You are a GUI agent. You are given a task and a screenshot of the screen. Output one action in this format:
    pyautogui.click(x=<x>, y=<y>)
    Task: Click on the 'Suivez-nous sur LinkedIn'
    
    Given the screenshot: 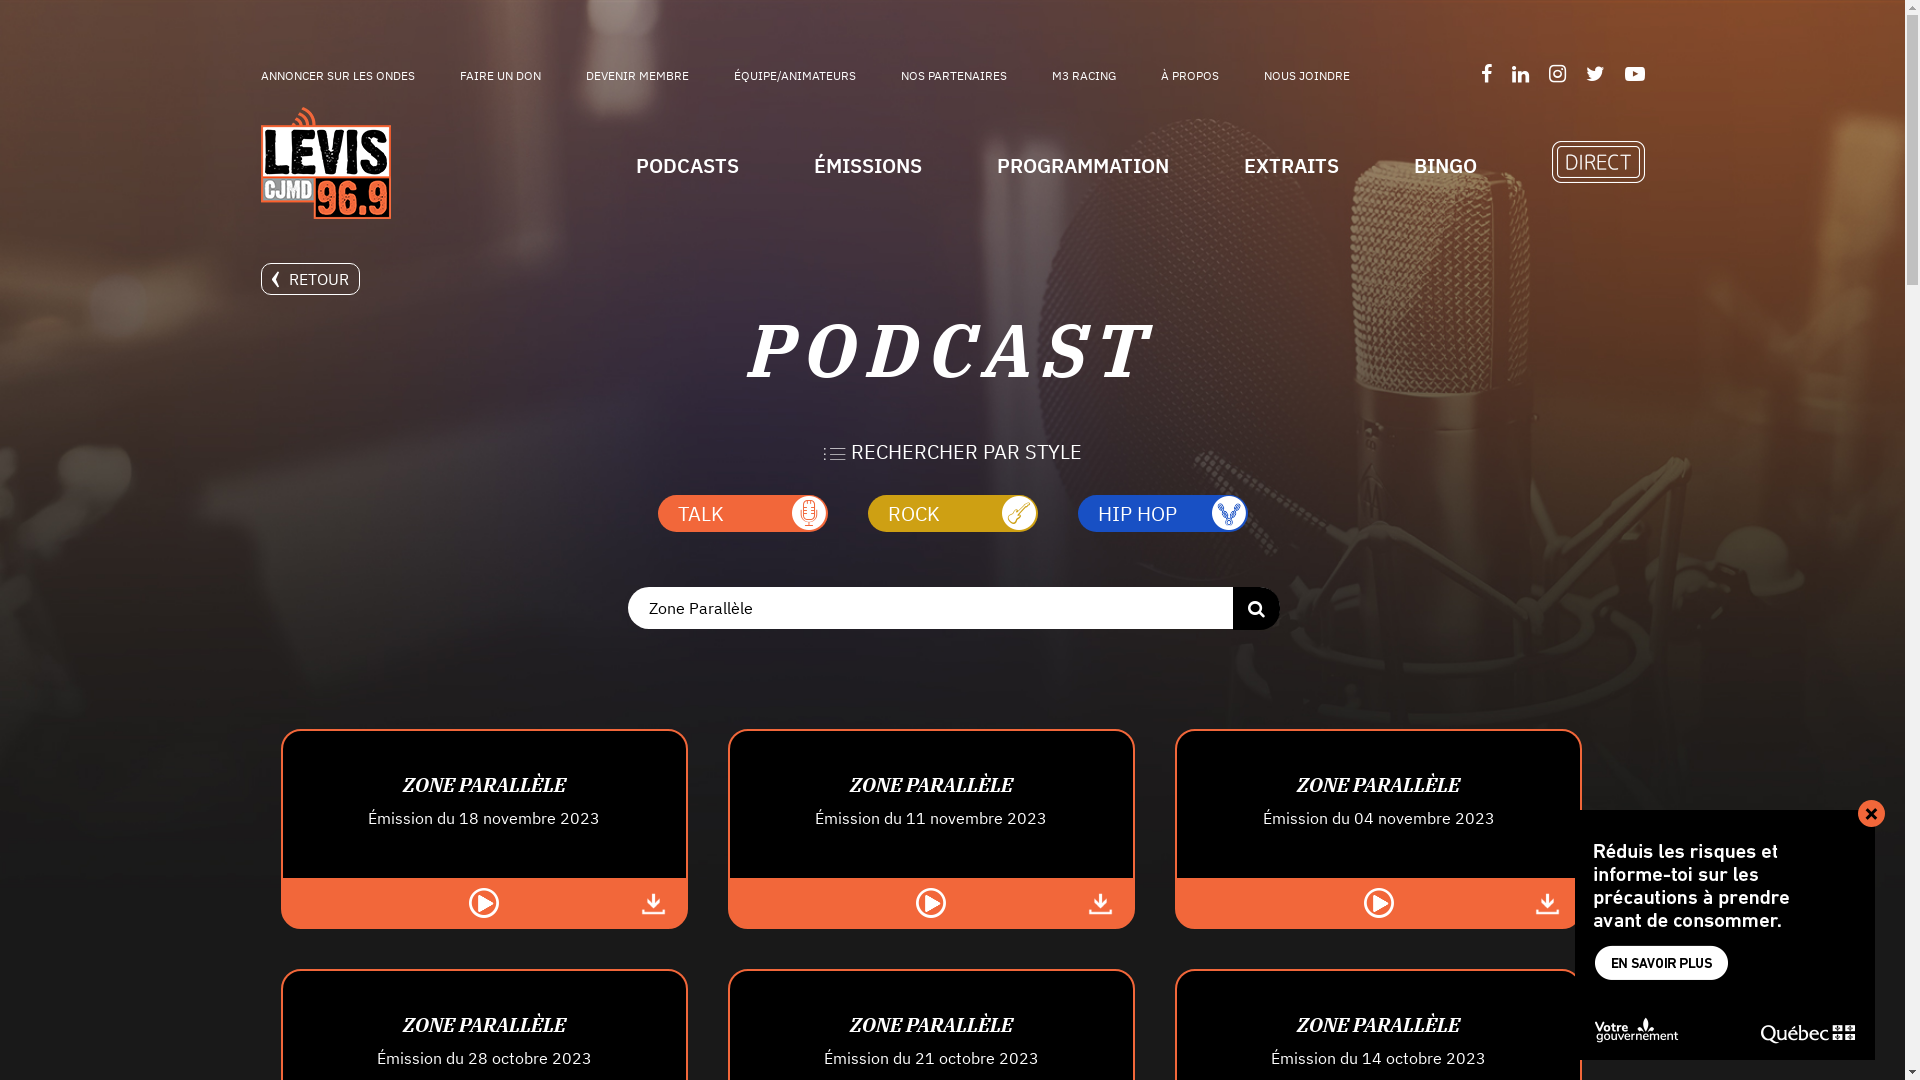 What is the action you would take?
    pyautogui.click(x=1520, y=72)
    